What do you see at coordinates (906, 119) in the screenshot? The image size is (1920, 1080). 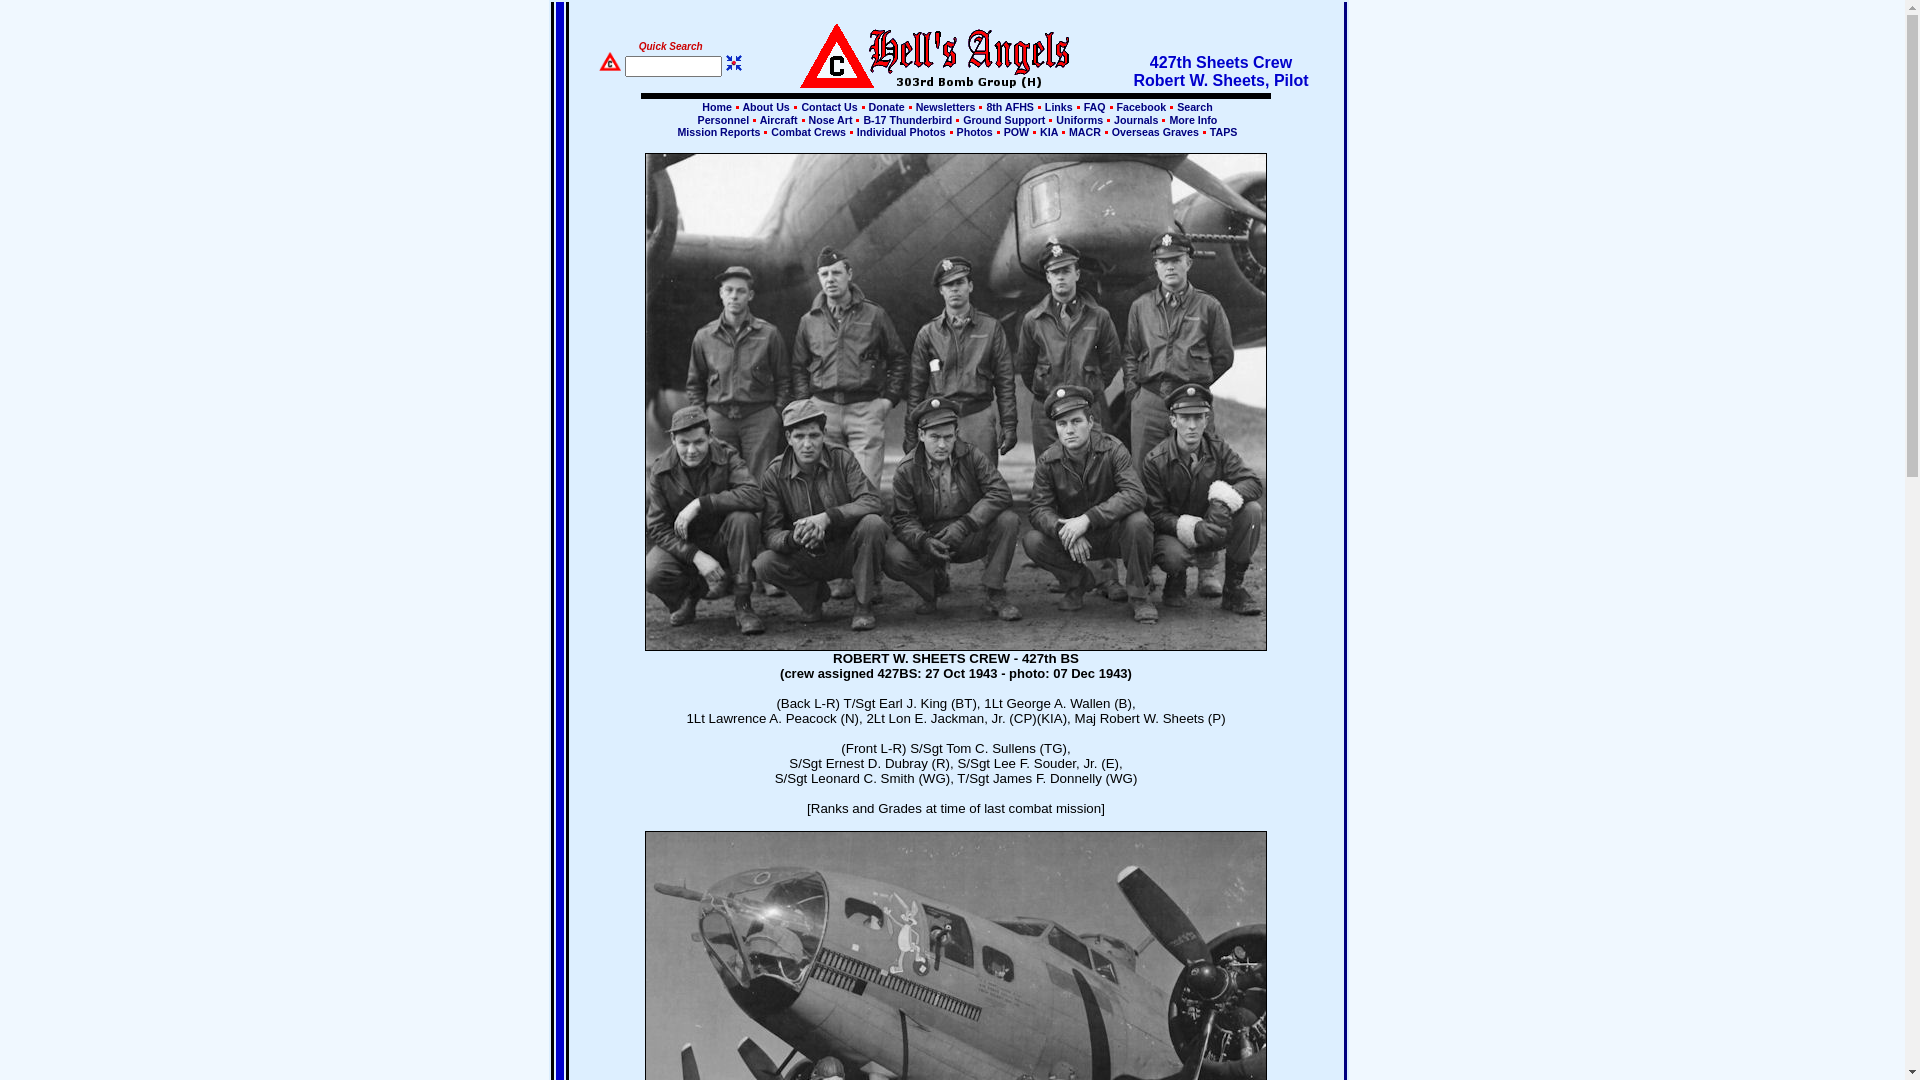 I see `'B-17 Thunderbird'` at bounding box center [906, 119].